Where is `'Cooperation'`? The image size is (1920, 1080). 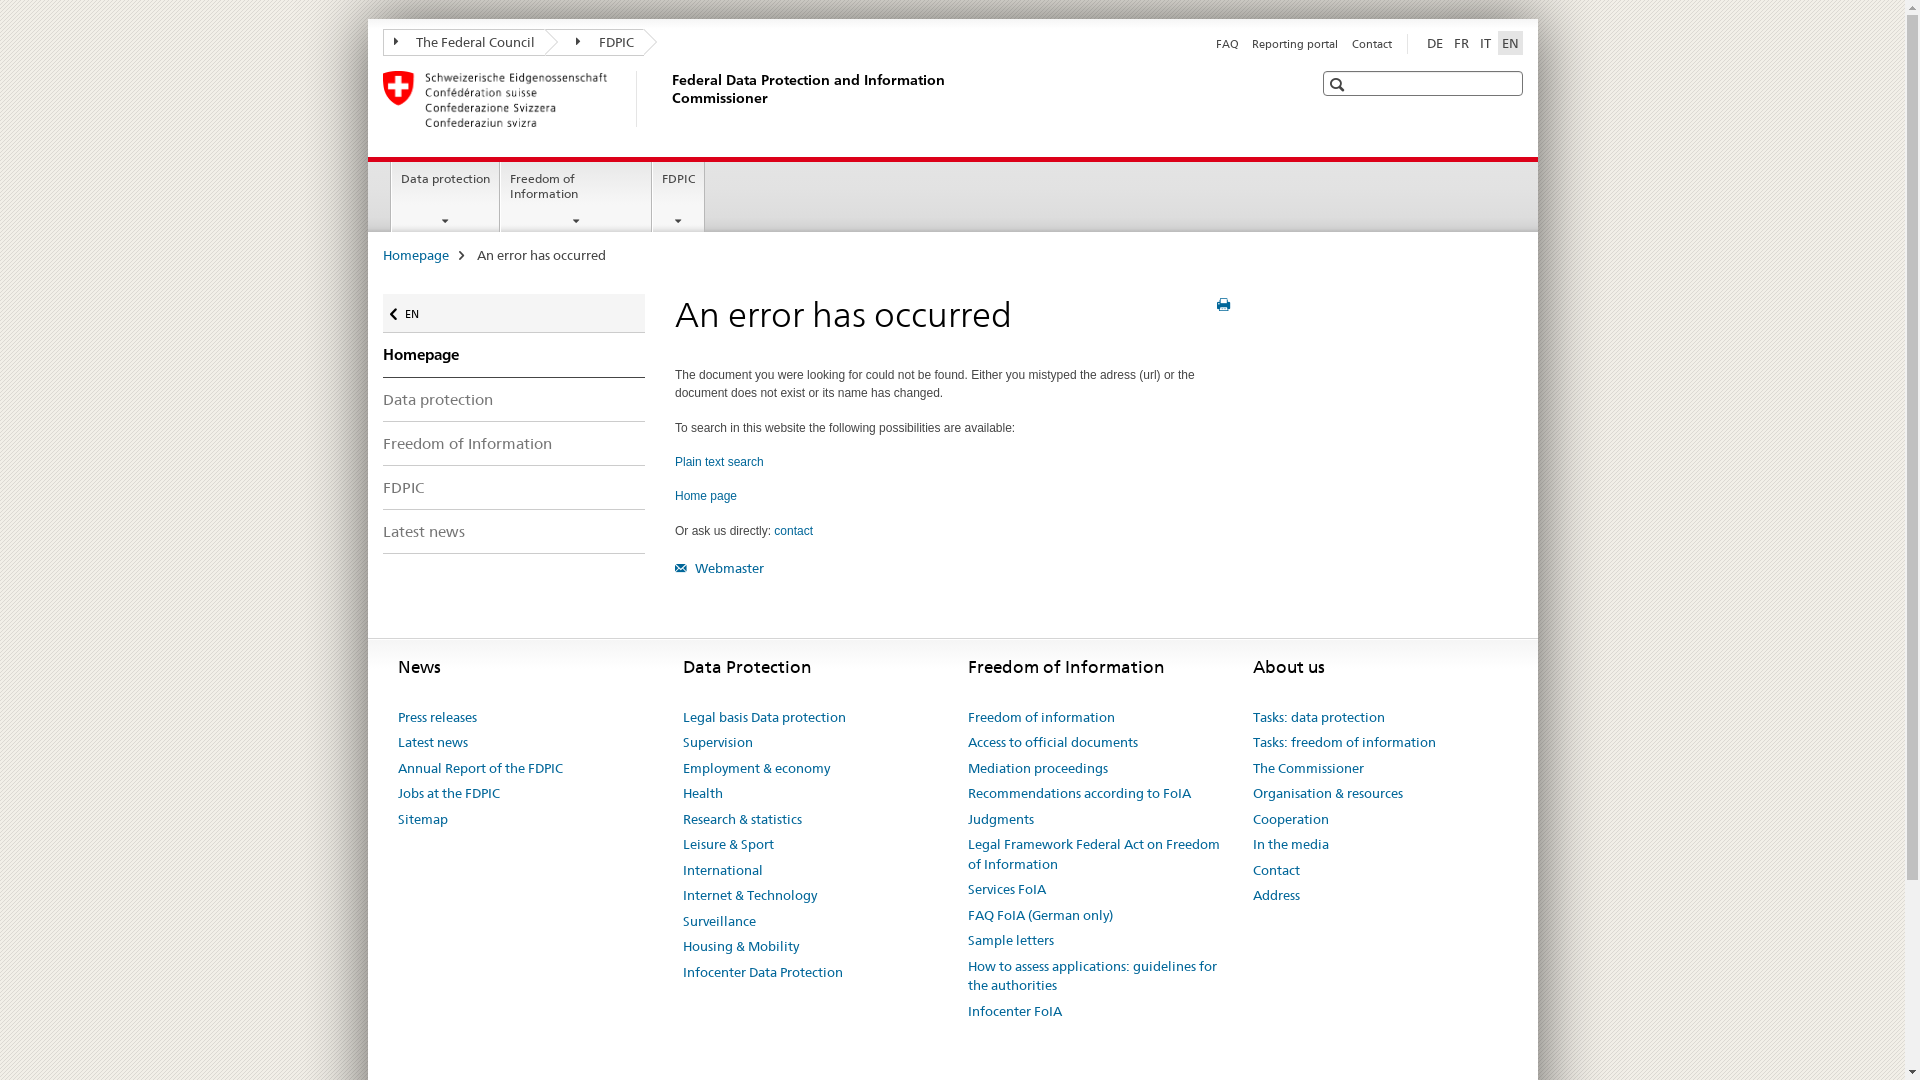
'Cooperation' is located at coordinates (1290, 820).